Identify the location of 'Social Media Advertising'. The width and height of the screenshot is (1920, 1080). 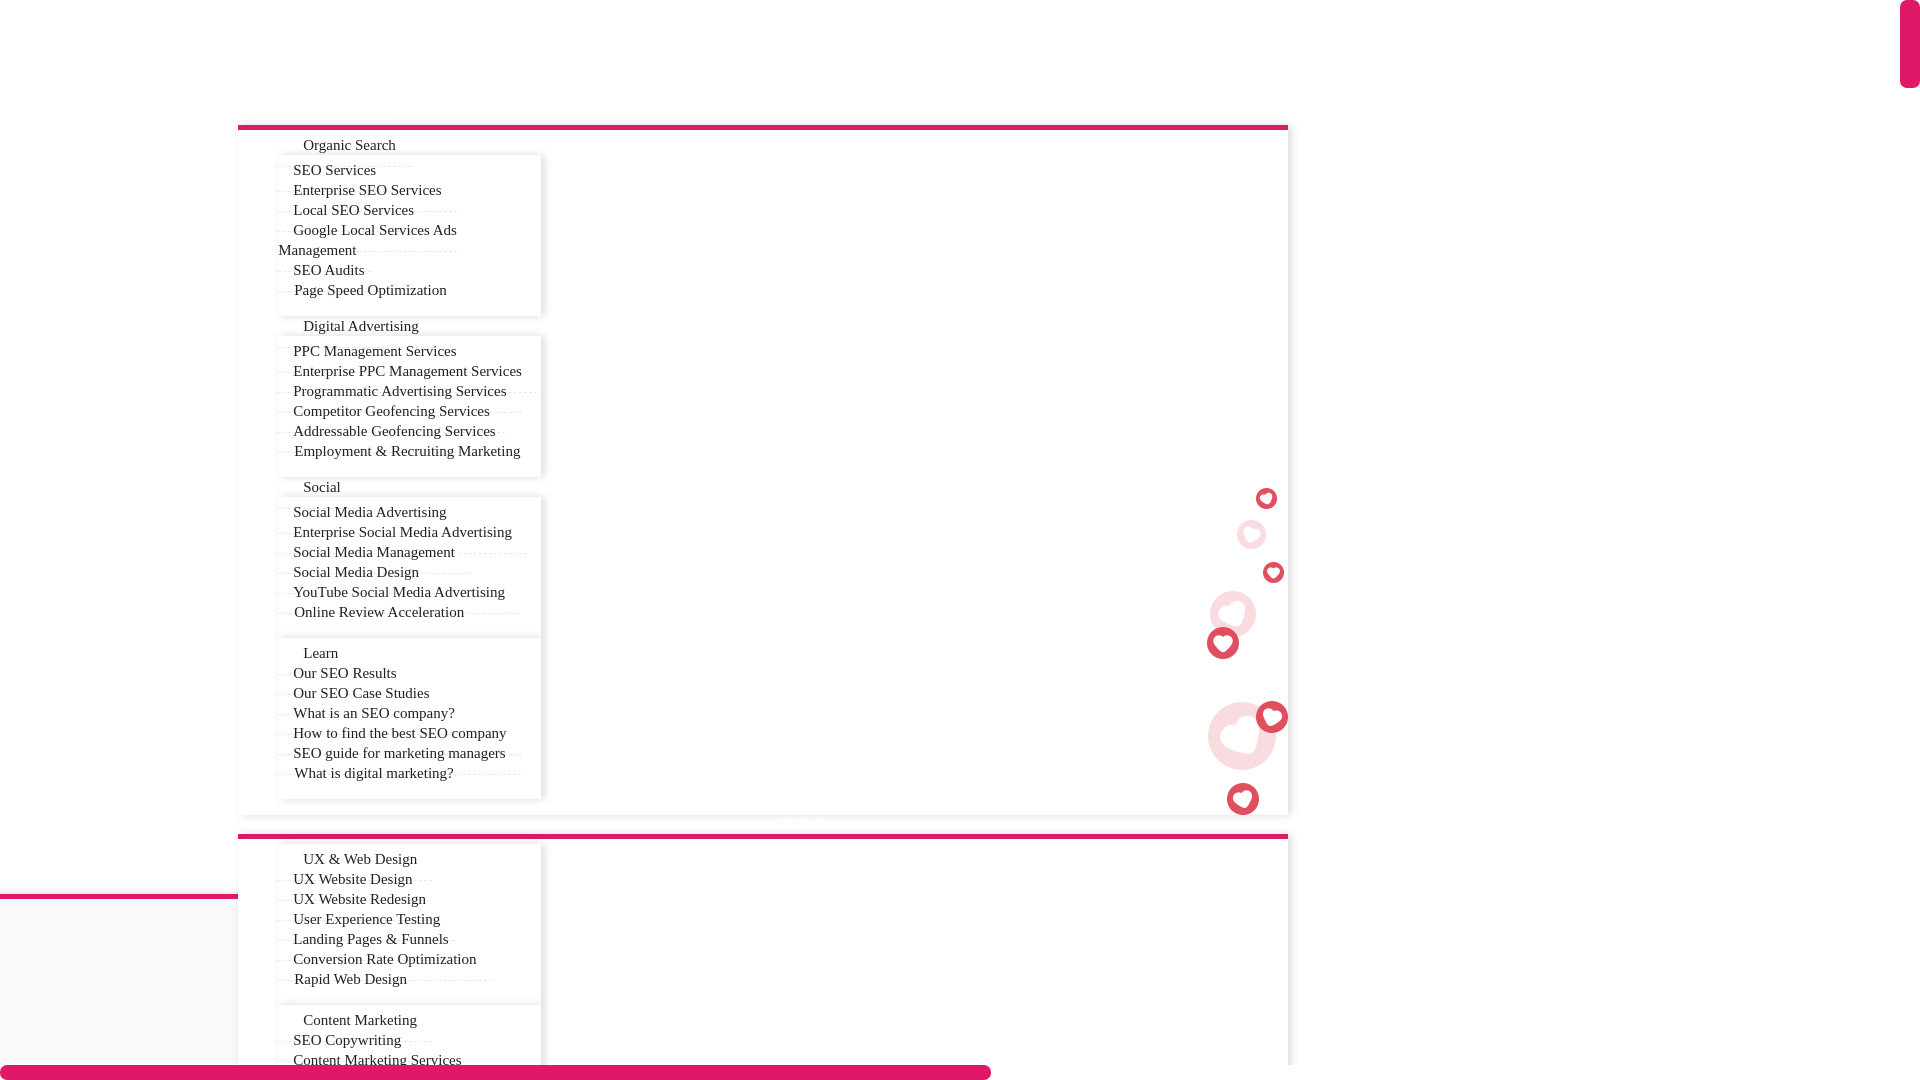
(369, 511).